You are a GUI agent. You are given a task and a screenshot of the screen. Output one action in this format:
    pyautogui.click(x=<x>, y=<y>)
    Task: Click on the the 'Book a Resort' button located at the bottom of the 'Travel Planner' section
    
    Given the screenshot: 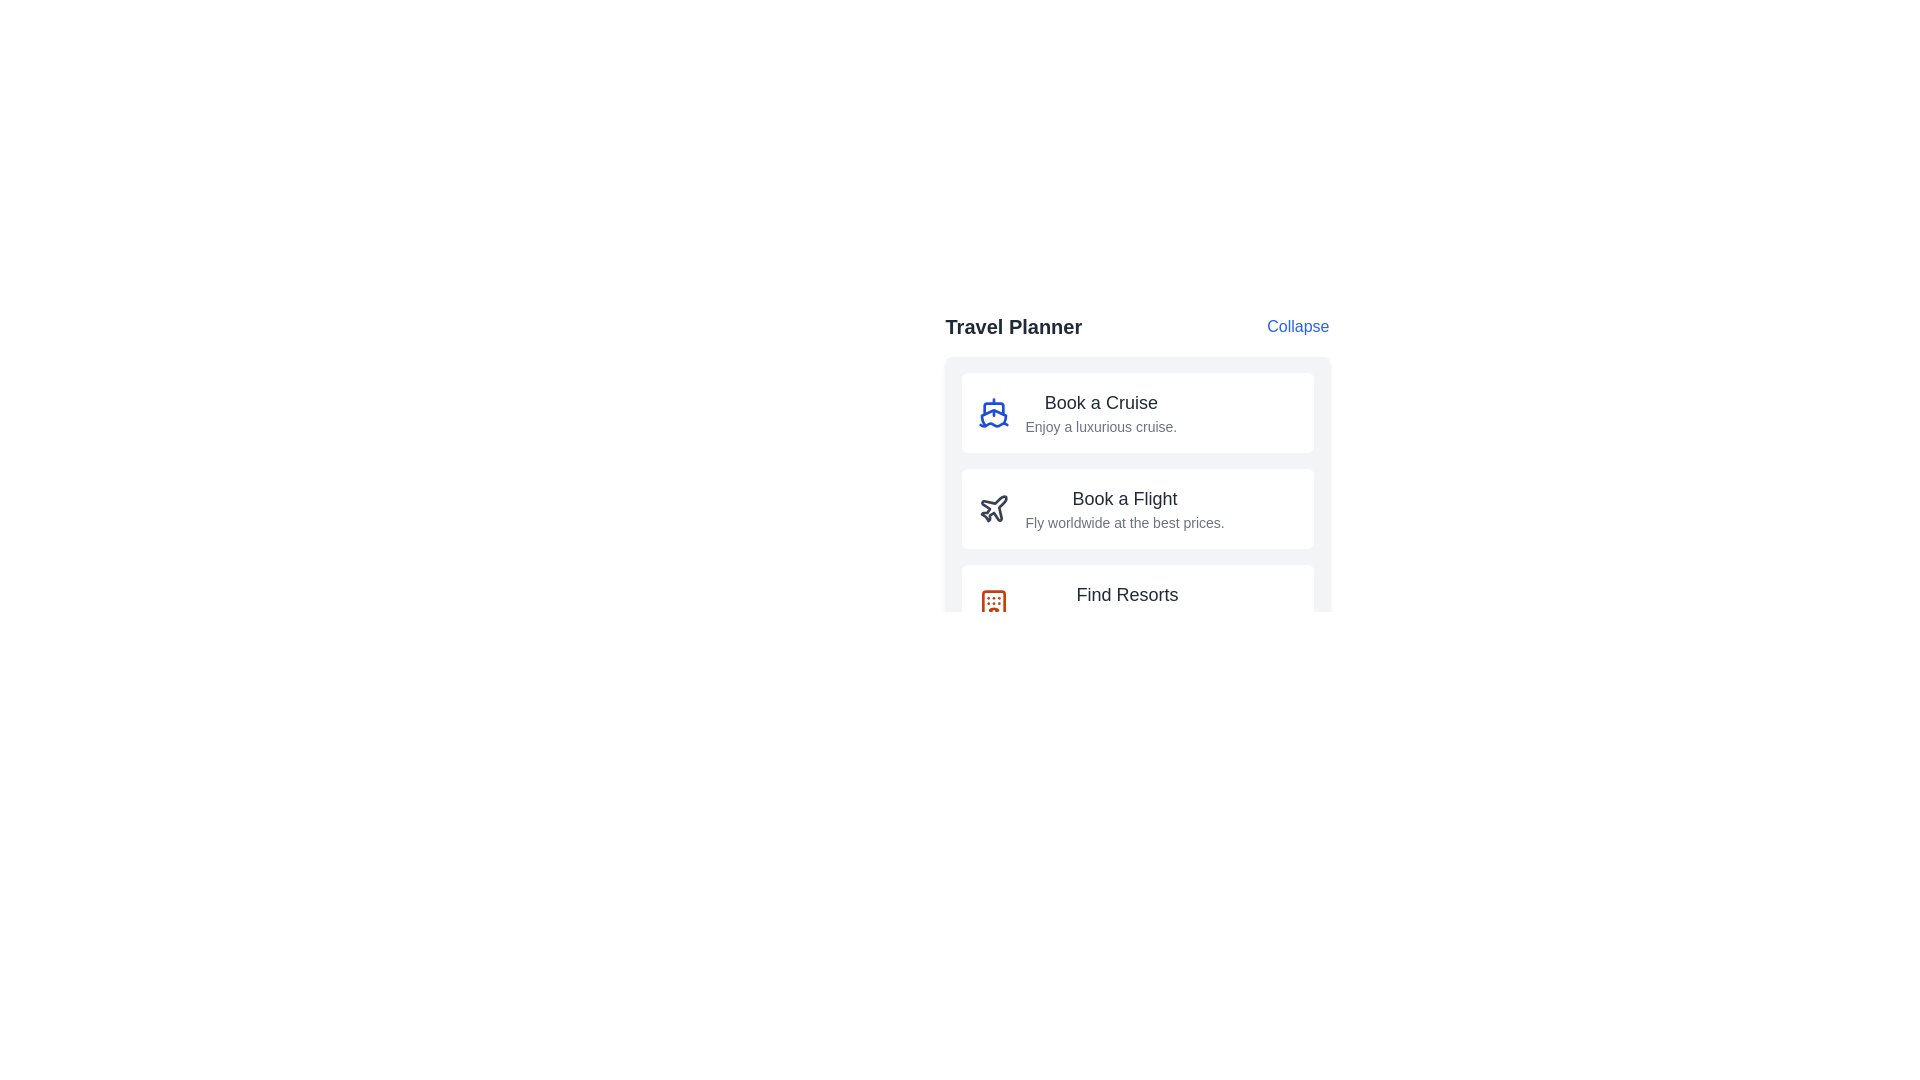 What is the action you would take?
    pyautogui.click(x=1137, y=604)
    